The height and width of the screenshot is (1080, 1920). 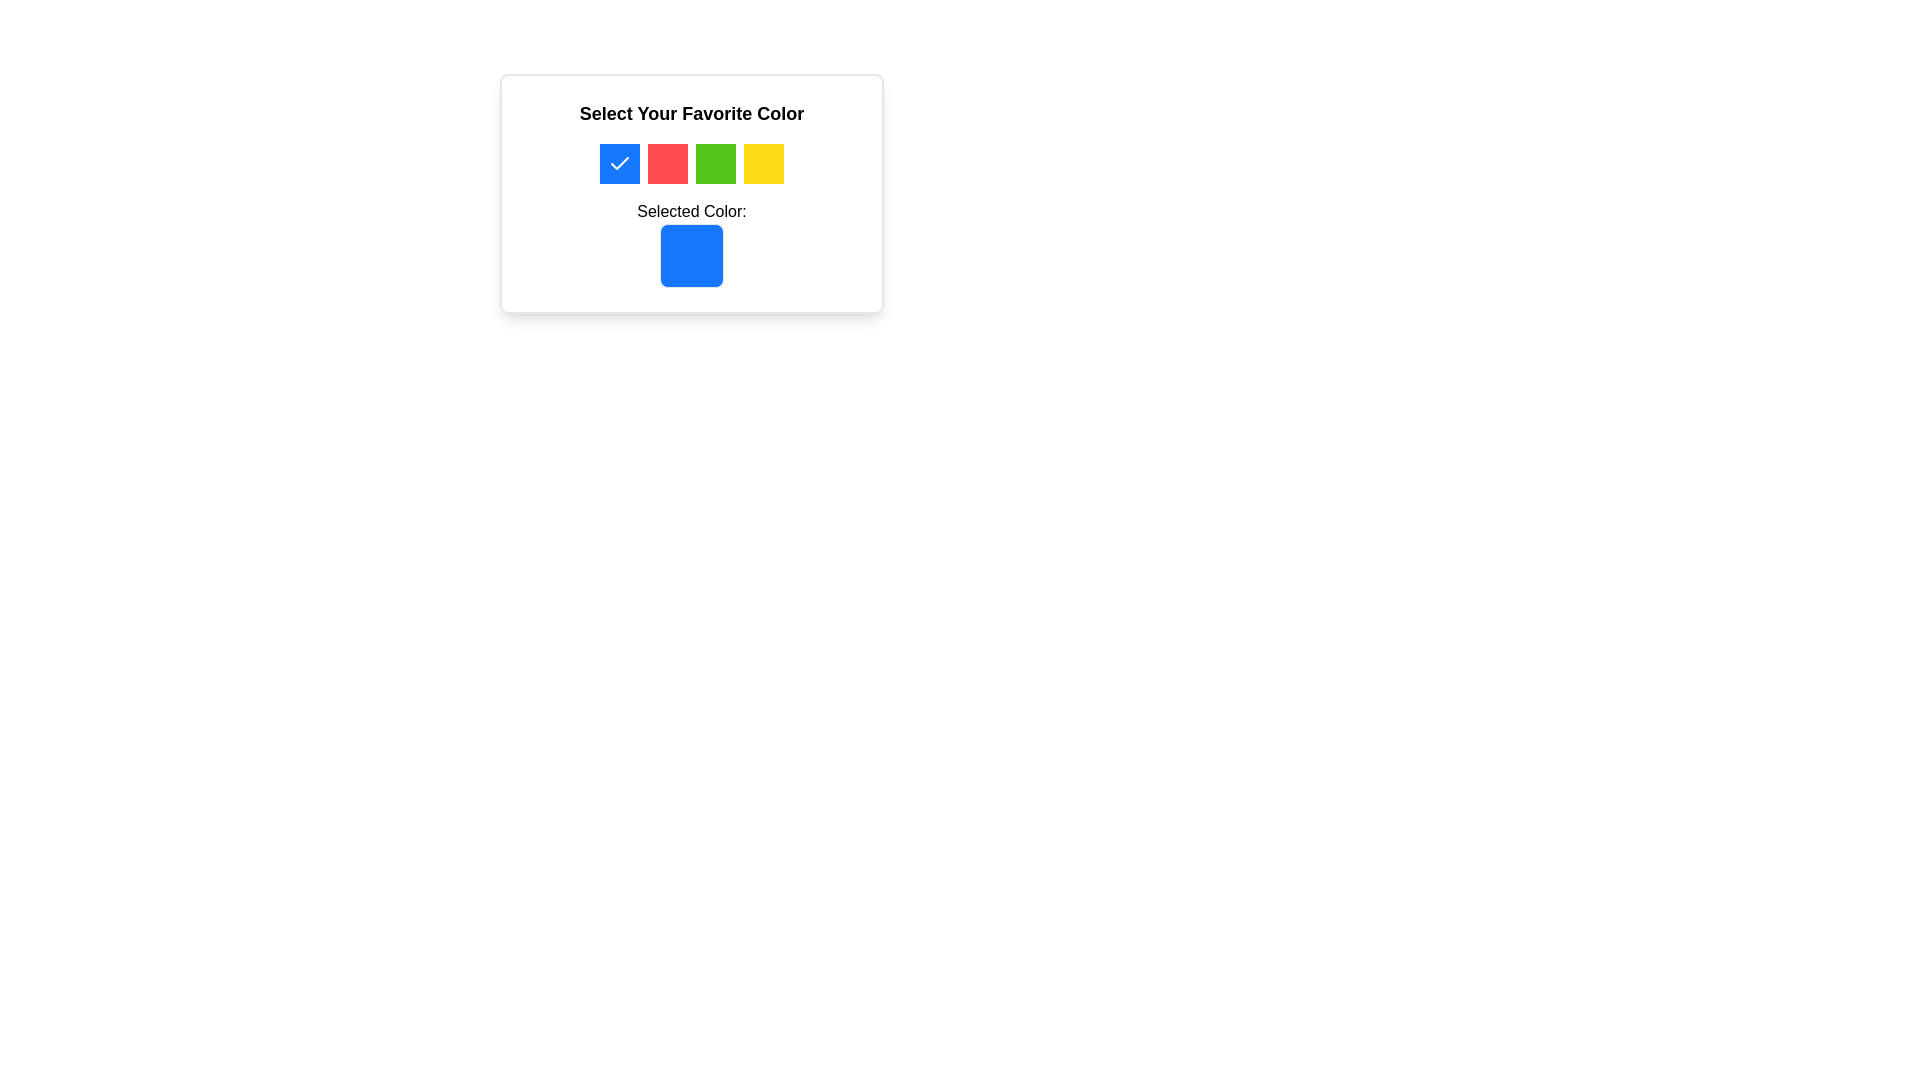 What do you see at coordinates (618, 163) in the screenshot?
I see `the blue toggleable square button with a white checkmark icon` at bounding box center [618, 163].